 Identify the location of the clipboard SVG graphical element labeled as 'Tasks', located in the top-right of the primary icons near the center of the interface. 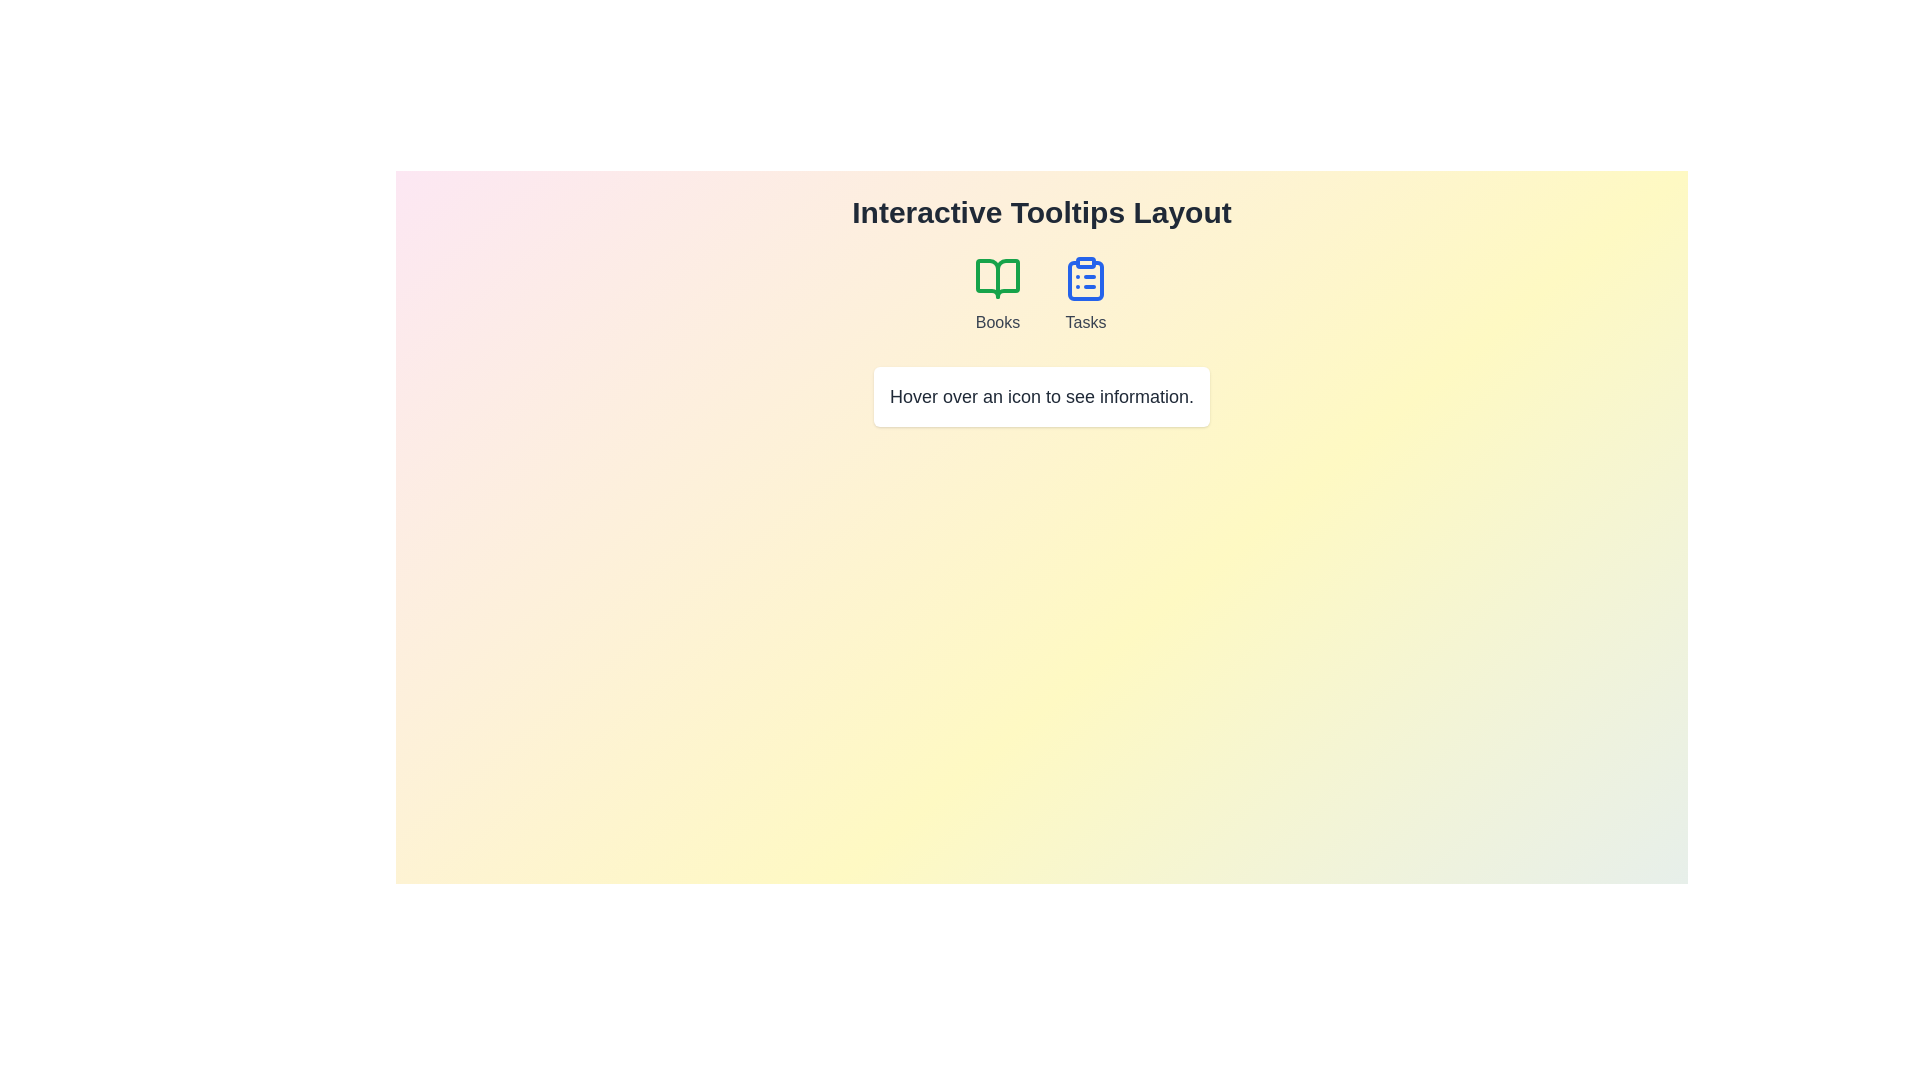
(1084, 281).